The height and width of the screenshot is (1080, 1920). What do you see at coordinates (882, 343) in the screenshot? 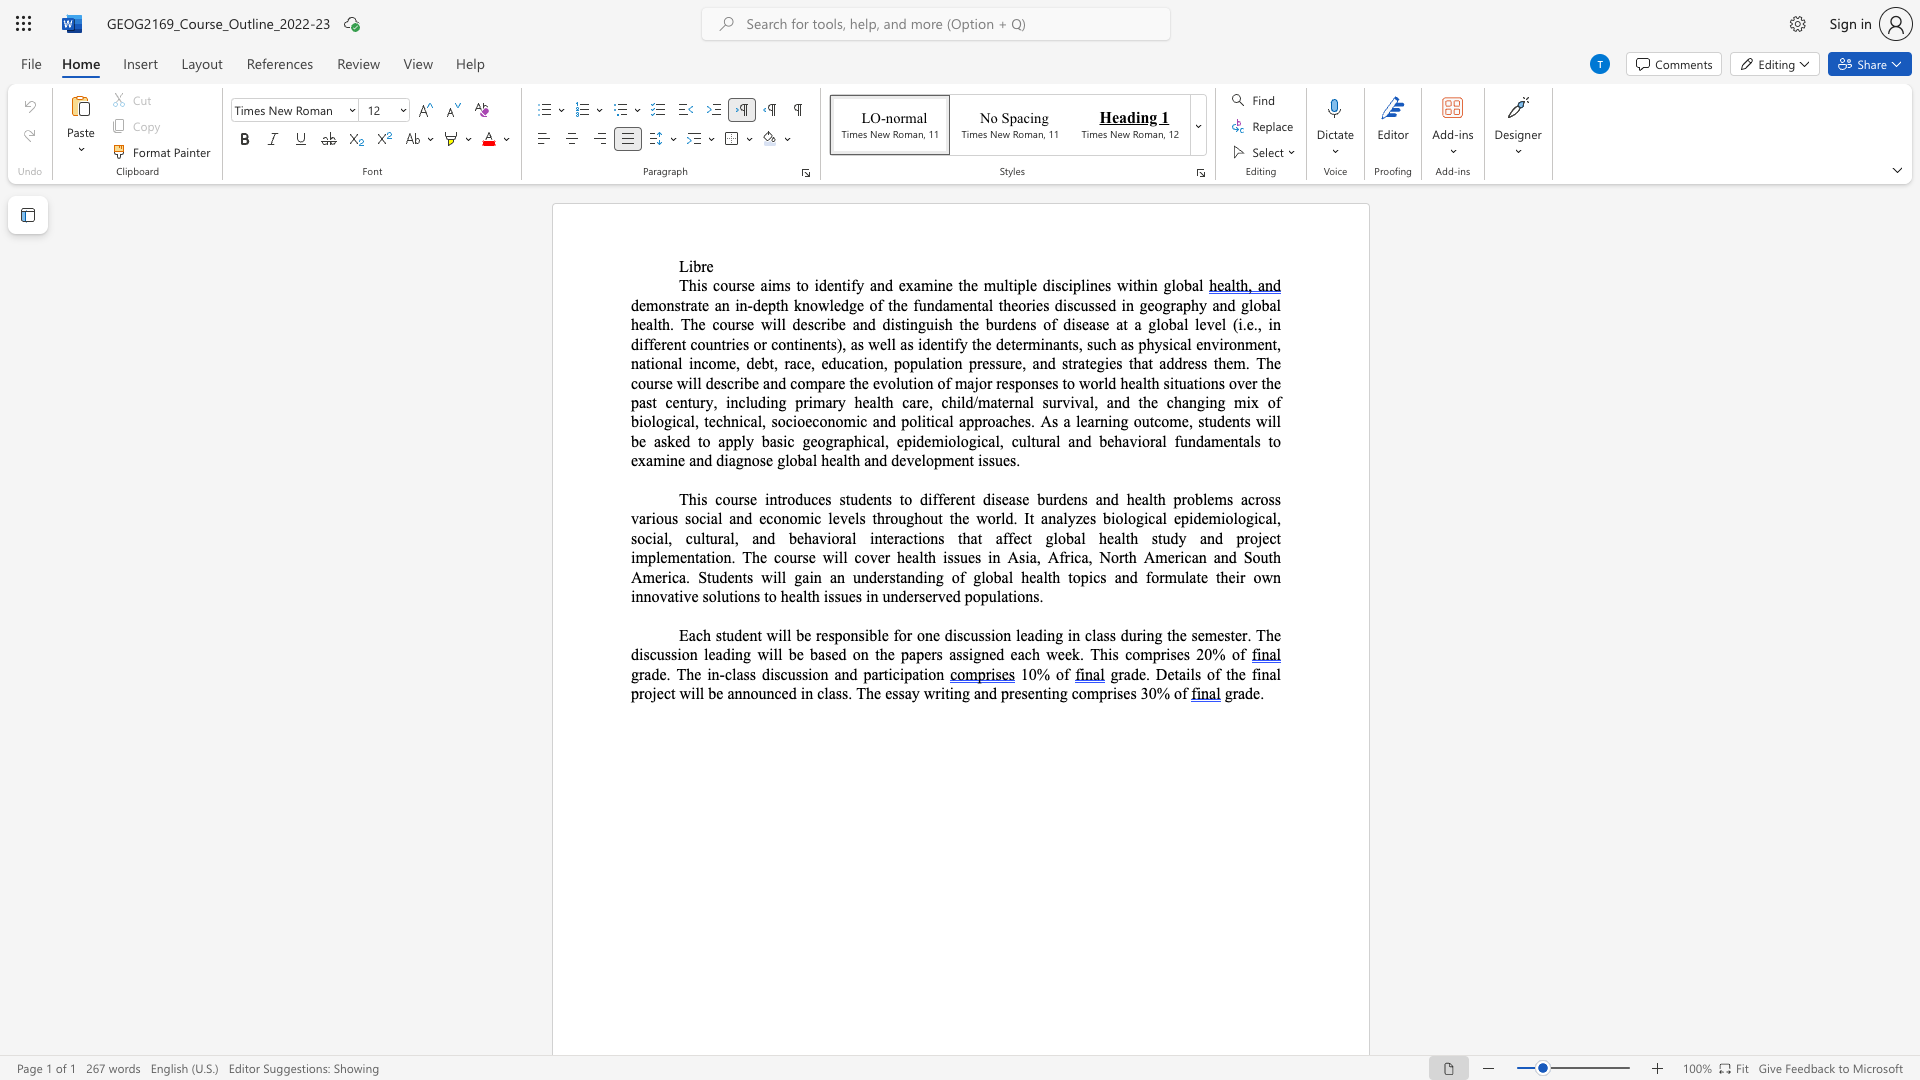
I see `the 1th character "e" in the text` at bounding box center [882, 343].